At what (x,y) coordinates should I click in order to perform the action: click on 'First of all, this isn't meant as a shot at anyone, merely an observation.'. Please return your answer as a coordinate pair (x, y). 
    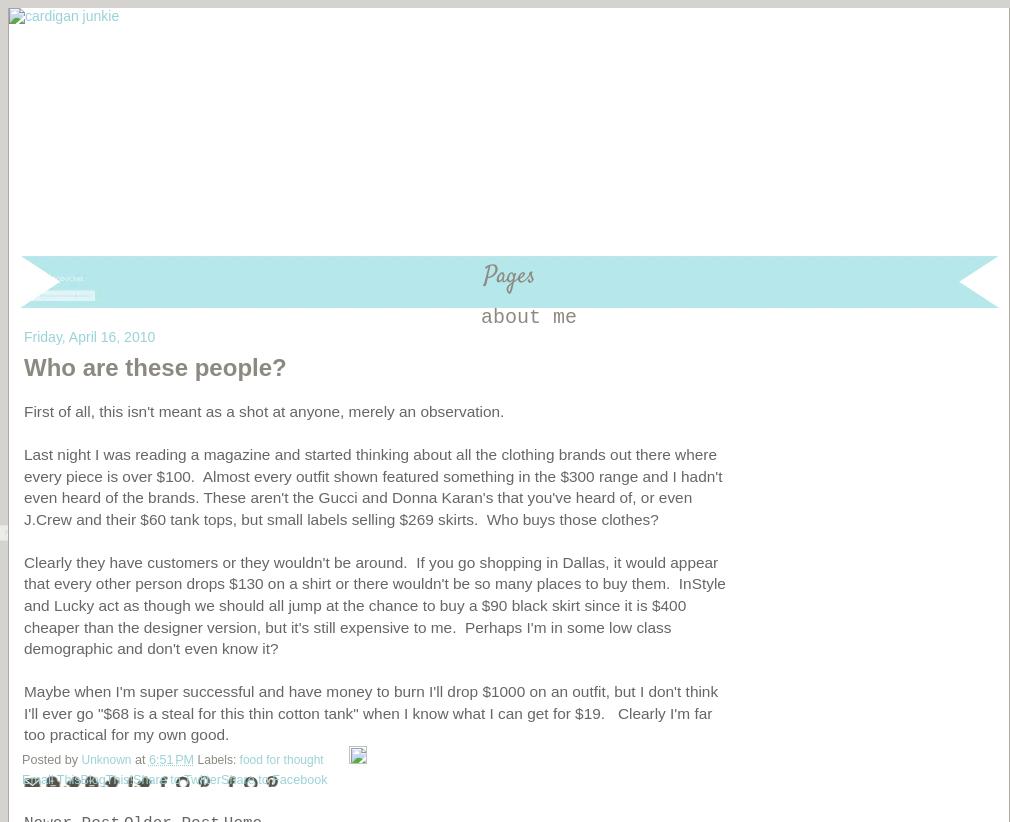
    Looking at the image, I should click on (266, 410).